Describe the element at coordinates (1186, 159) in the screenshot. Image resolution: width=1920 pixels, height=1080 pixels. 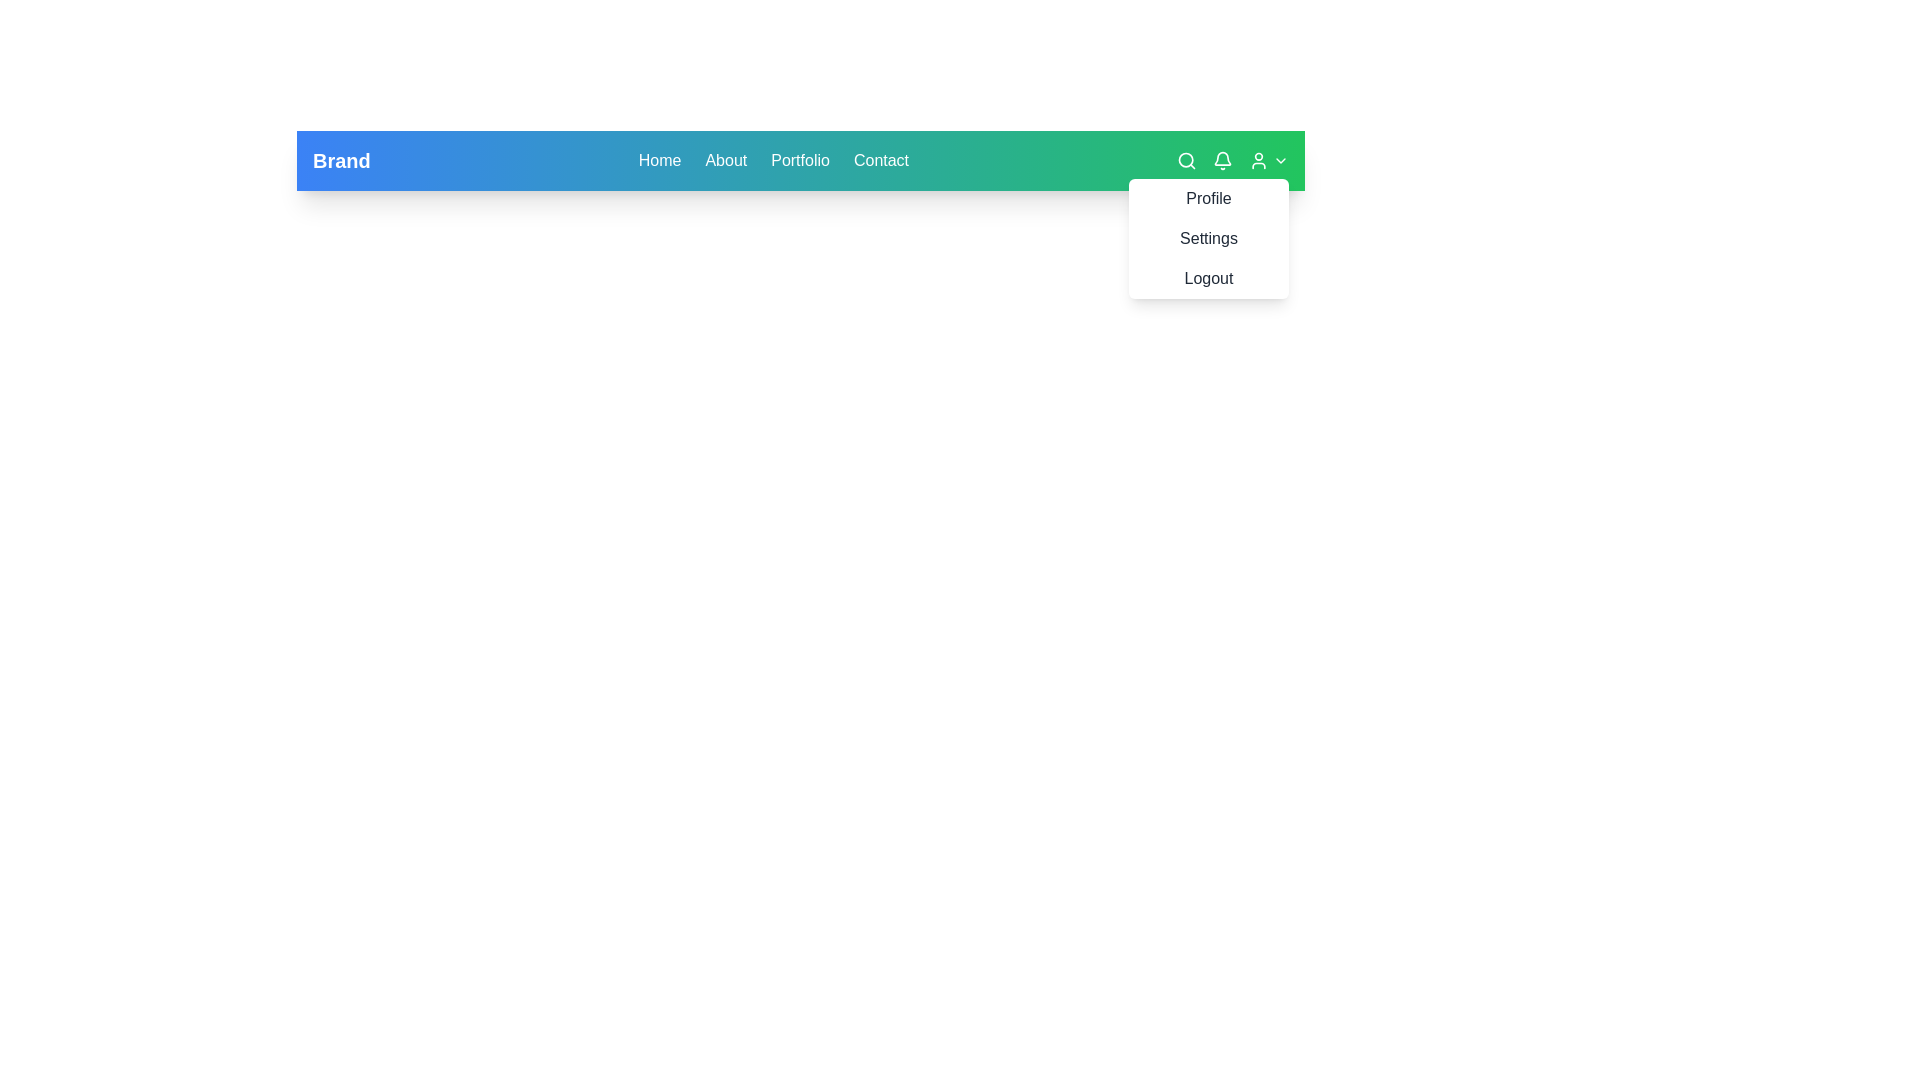
I see `the circular search icon located in the top-right section of the interface, which has a green background and is part of an SVG graphic` at that location.